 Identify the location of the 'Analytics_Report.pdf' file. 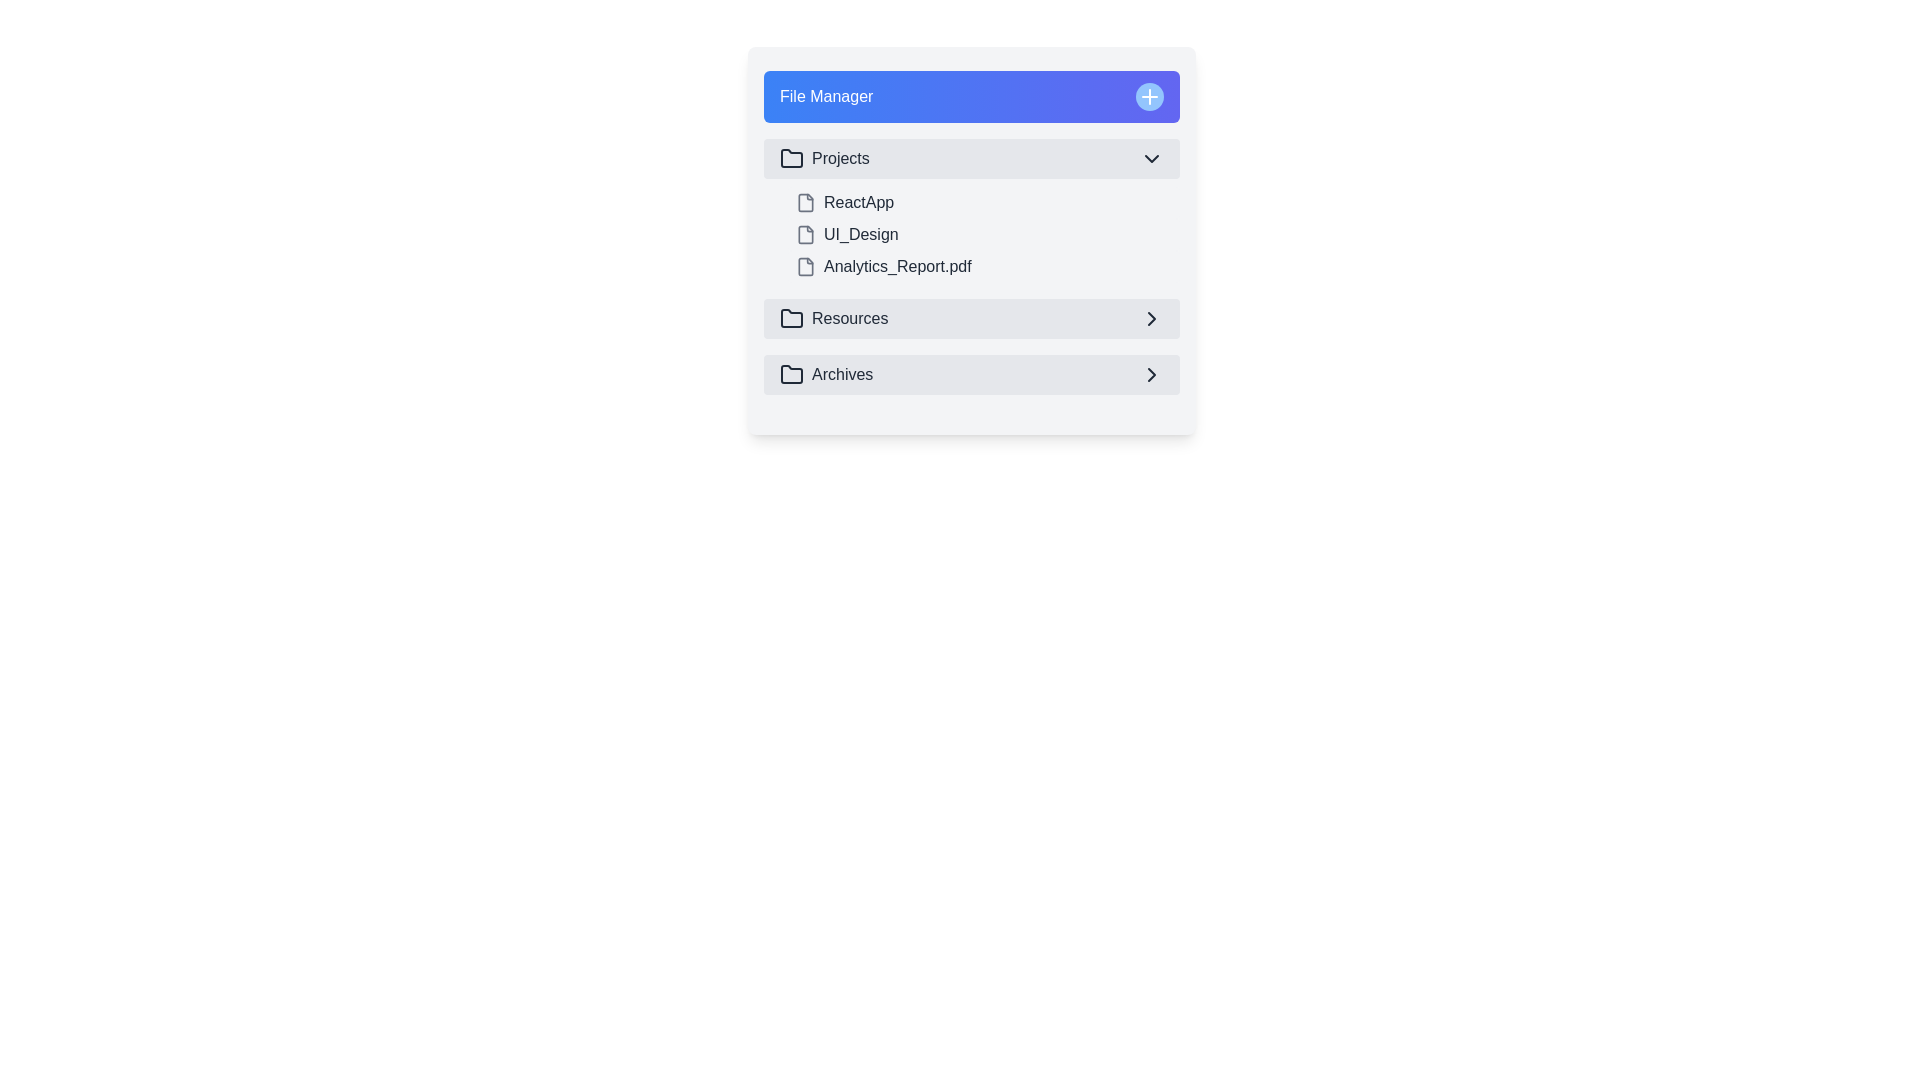
(983, 265).